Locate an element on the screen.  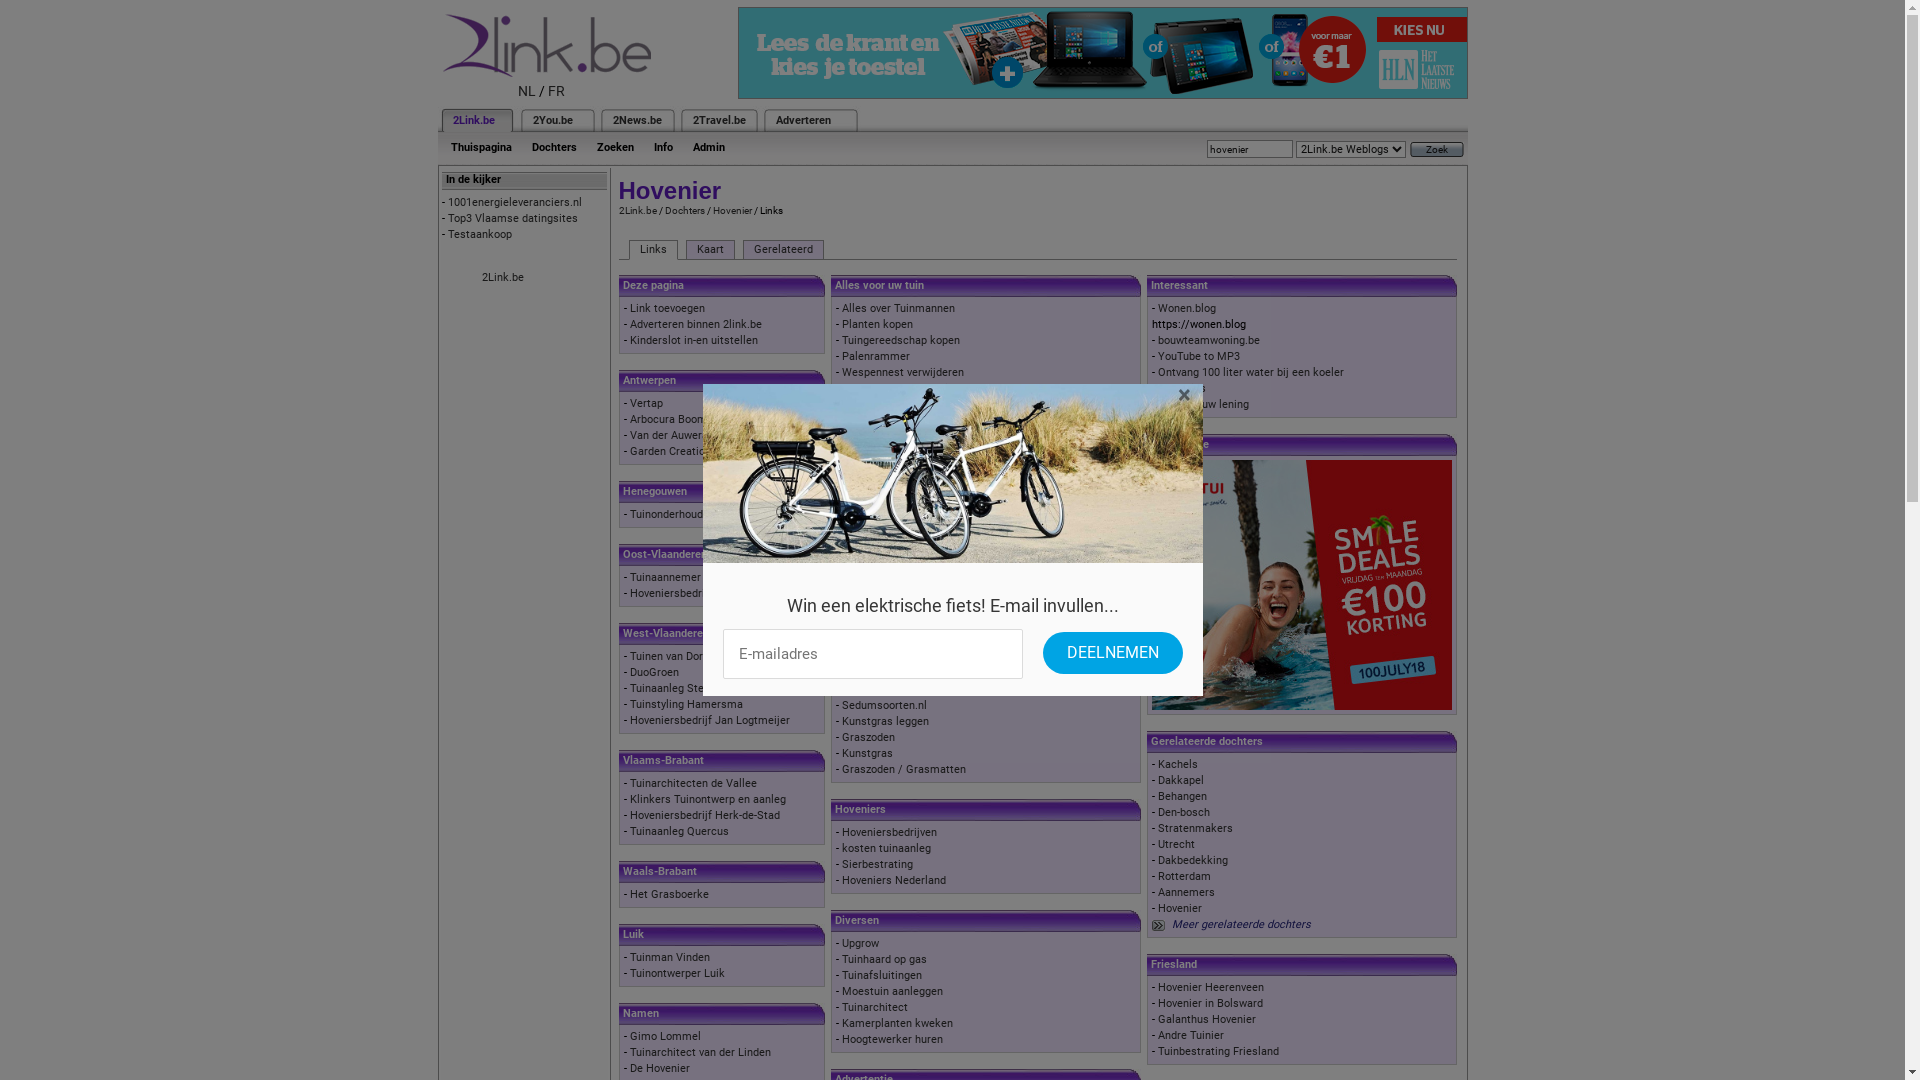
'Link toevoegen' is located at coordinates (667, 308).